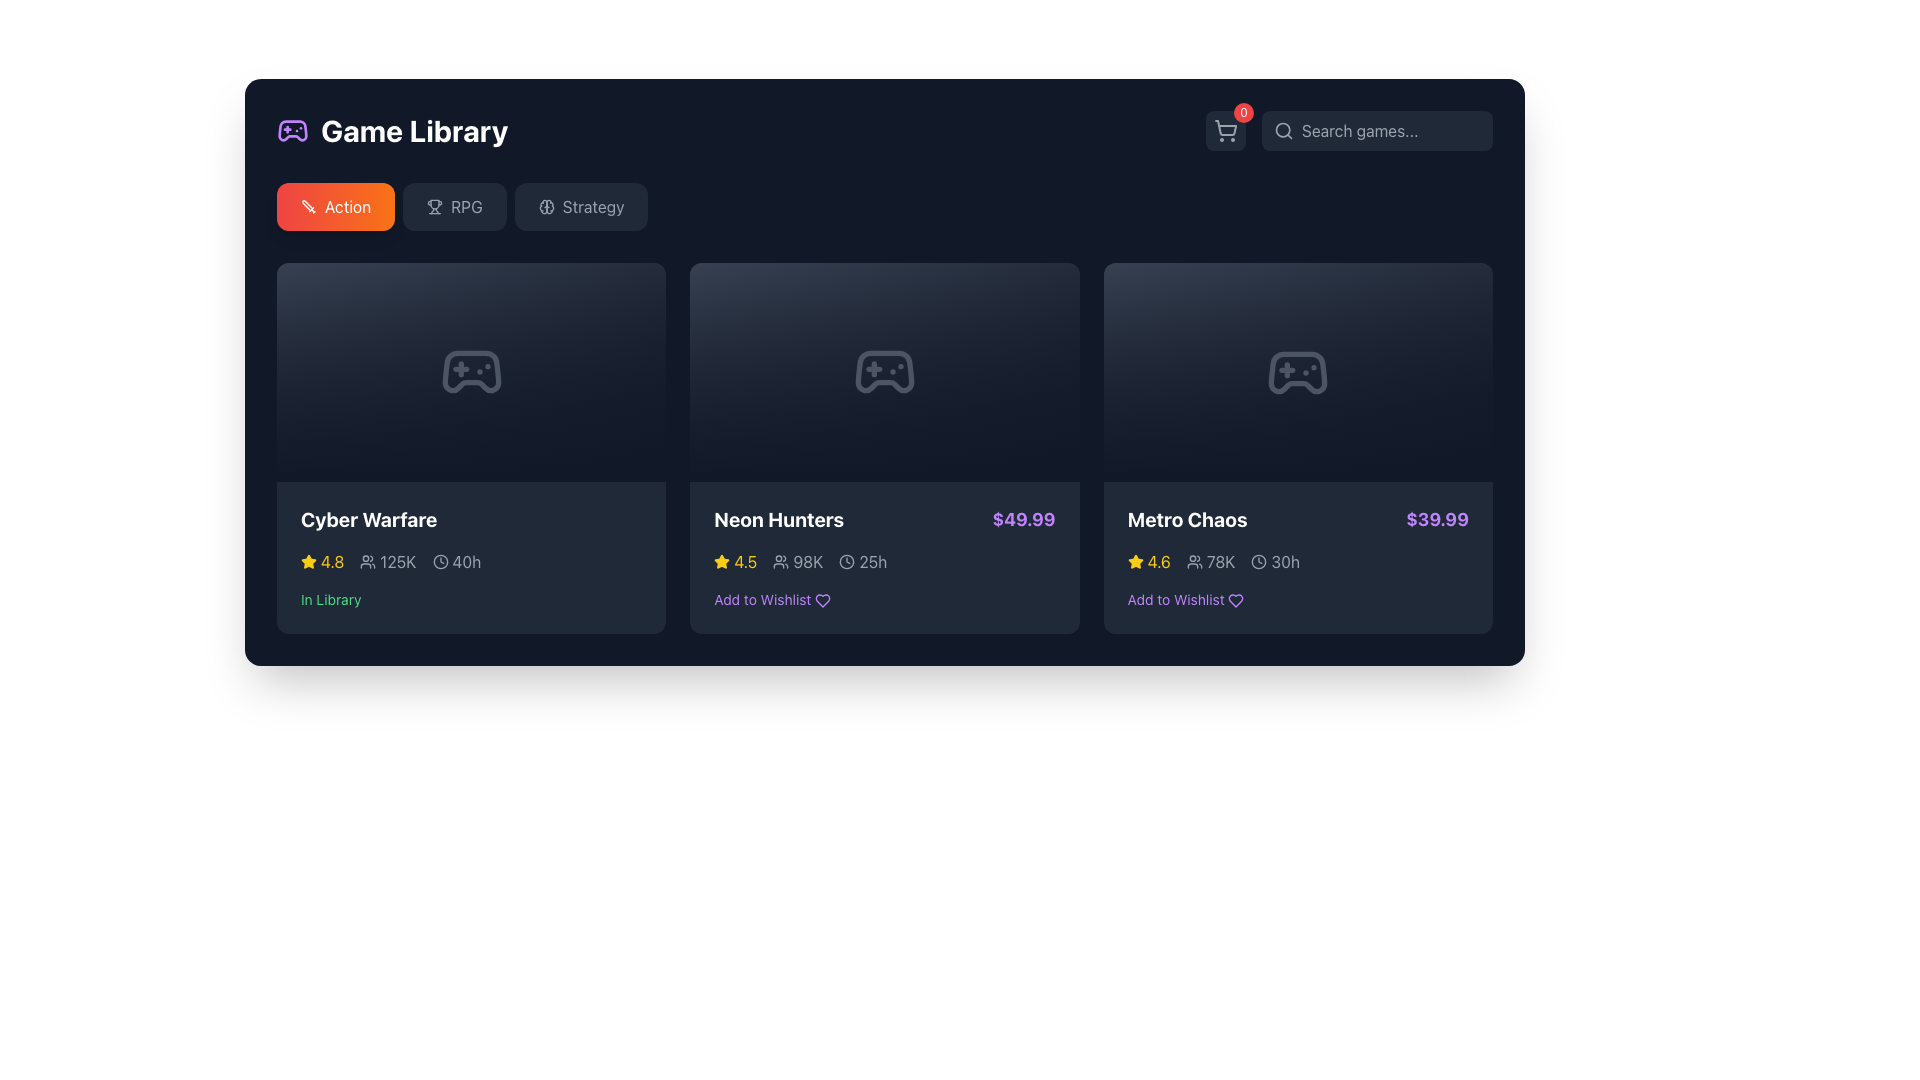 This screenshot has height=1080, width=1920. What do you see at coordinates (1298, 372) in the screenshot?
I see `the game item icon for 'Metro Chaos', which is the third item in a horizontally aligned game list` at bounding box center [1298, 372].